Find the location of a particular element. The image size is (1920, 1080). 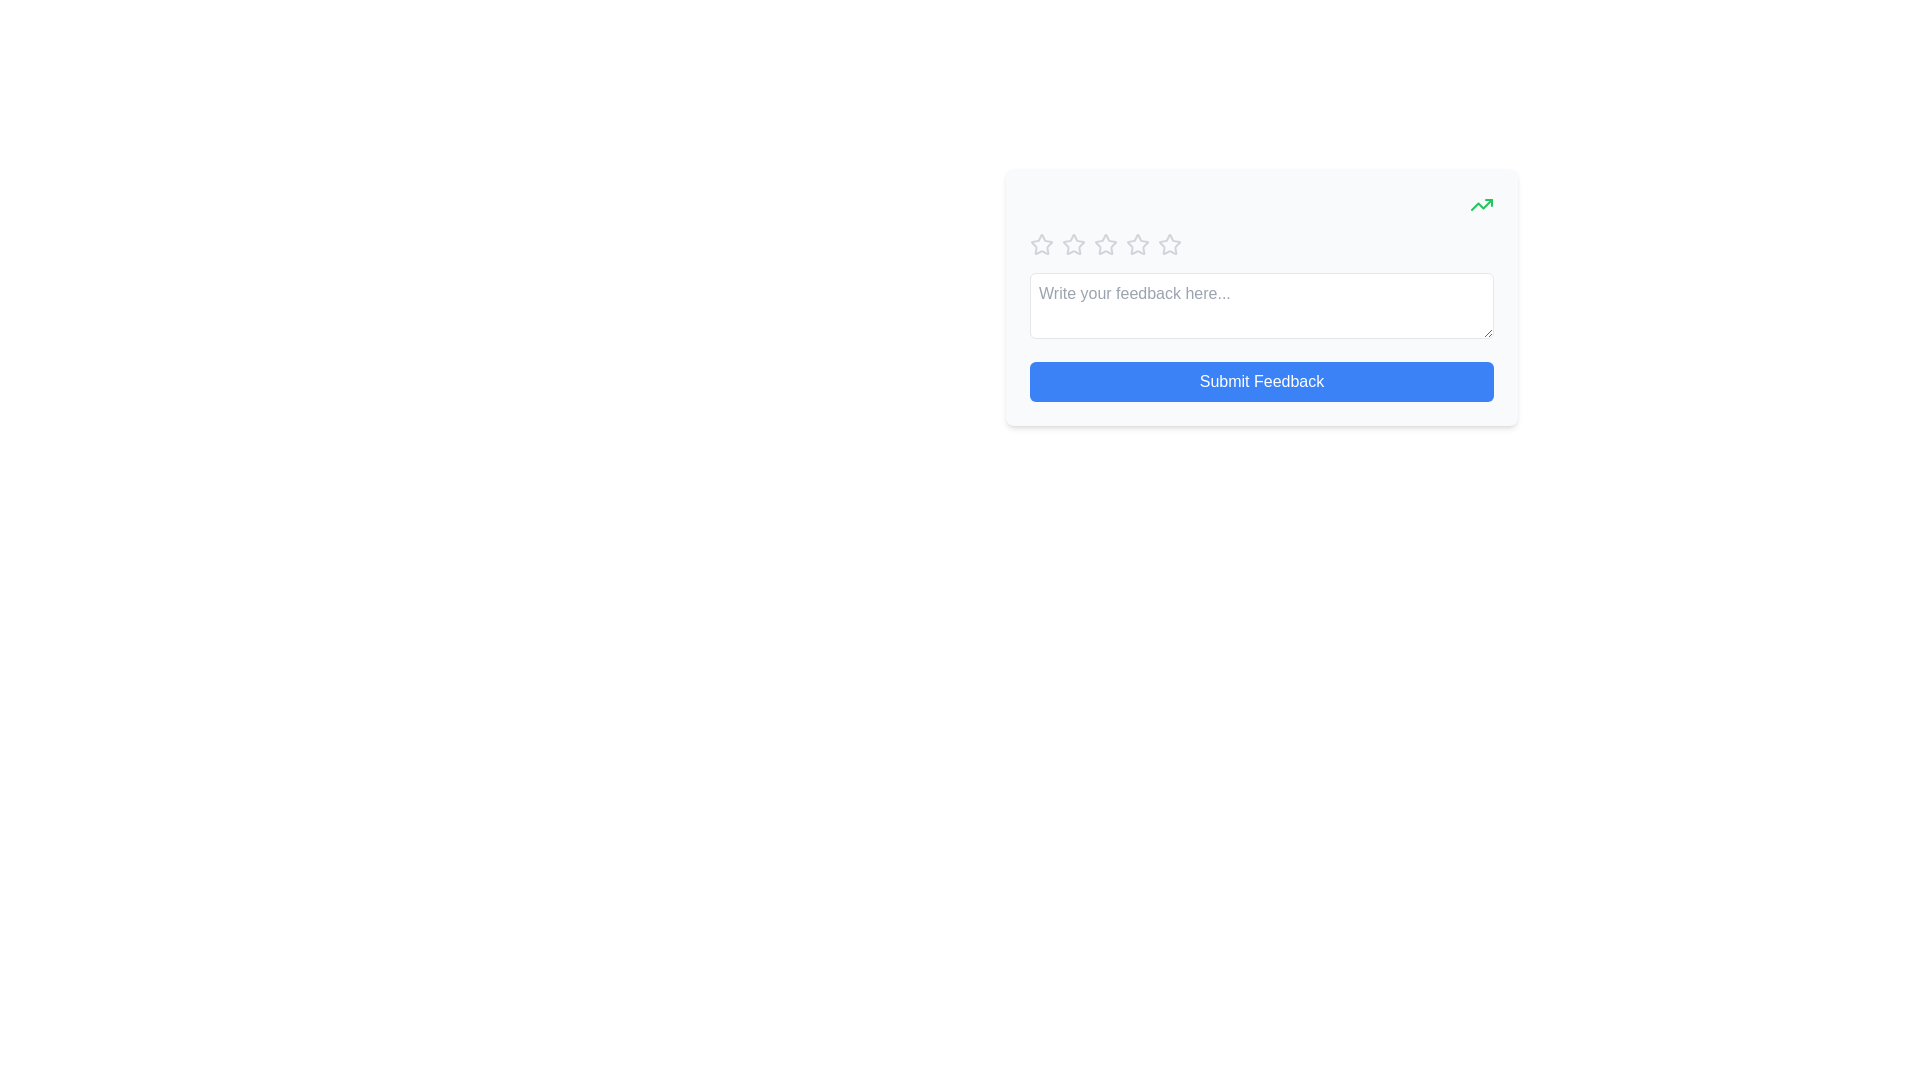

the second star icon in the horizontal sequence of five stars, which is highlighted in red, to indicate a rating selection is located at coordinates (1137, 243).